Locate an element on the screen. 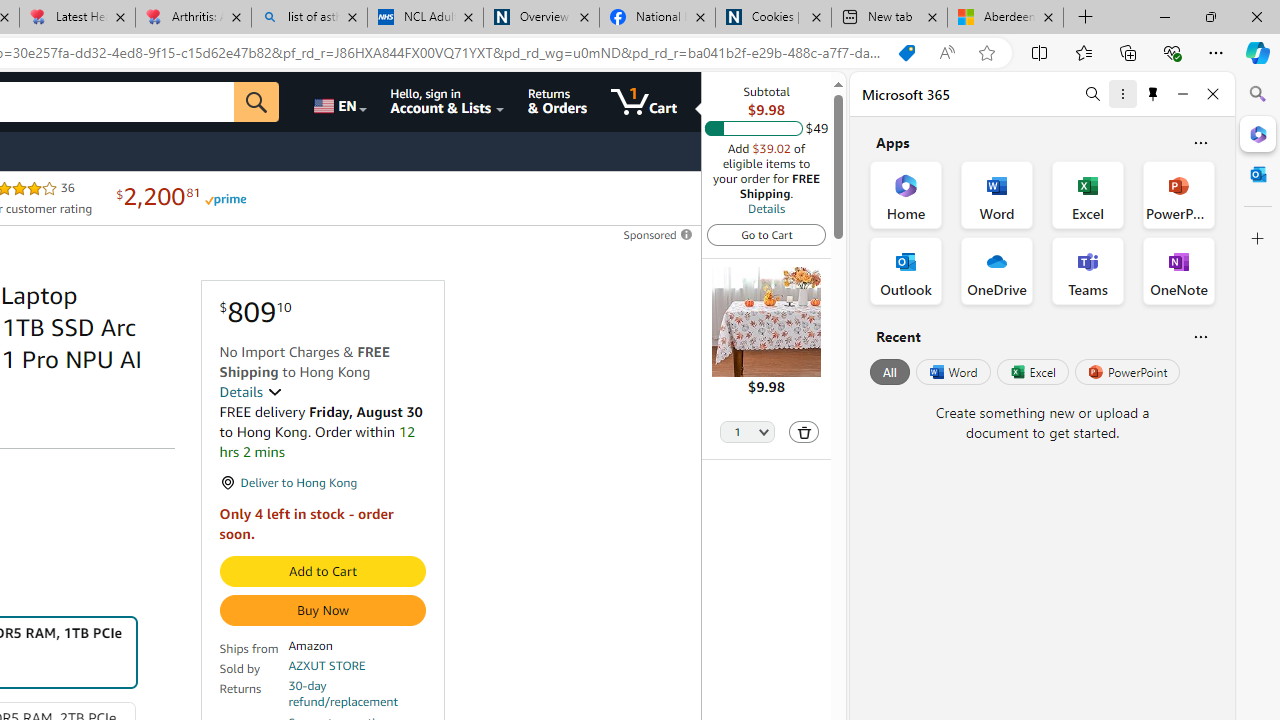 The image size is (1280, 720). 'Excel Office App' is located at coordinates (1087, 195).